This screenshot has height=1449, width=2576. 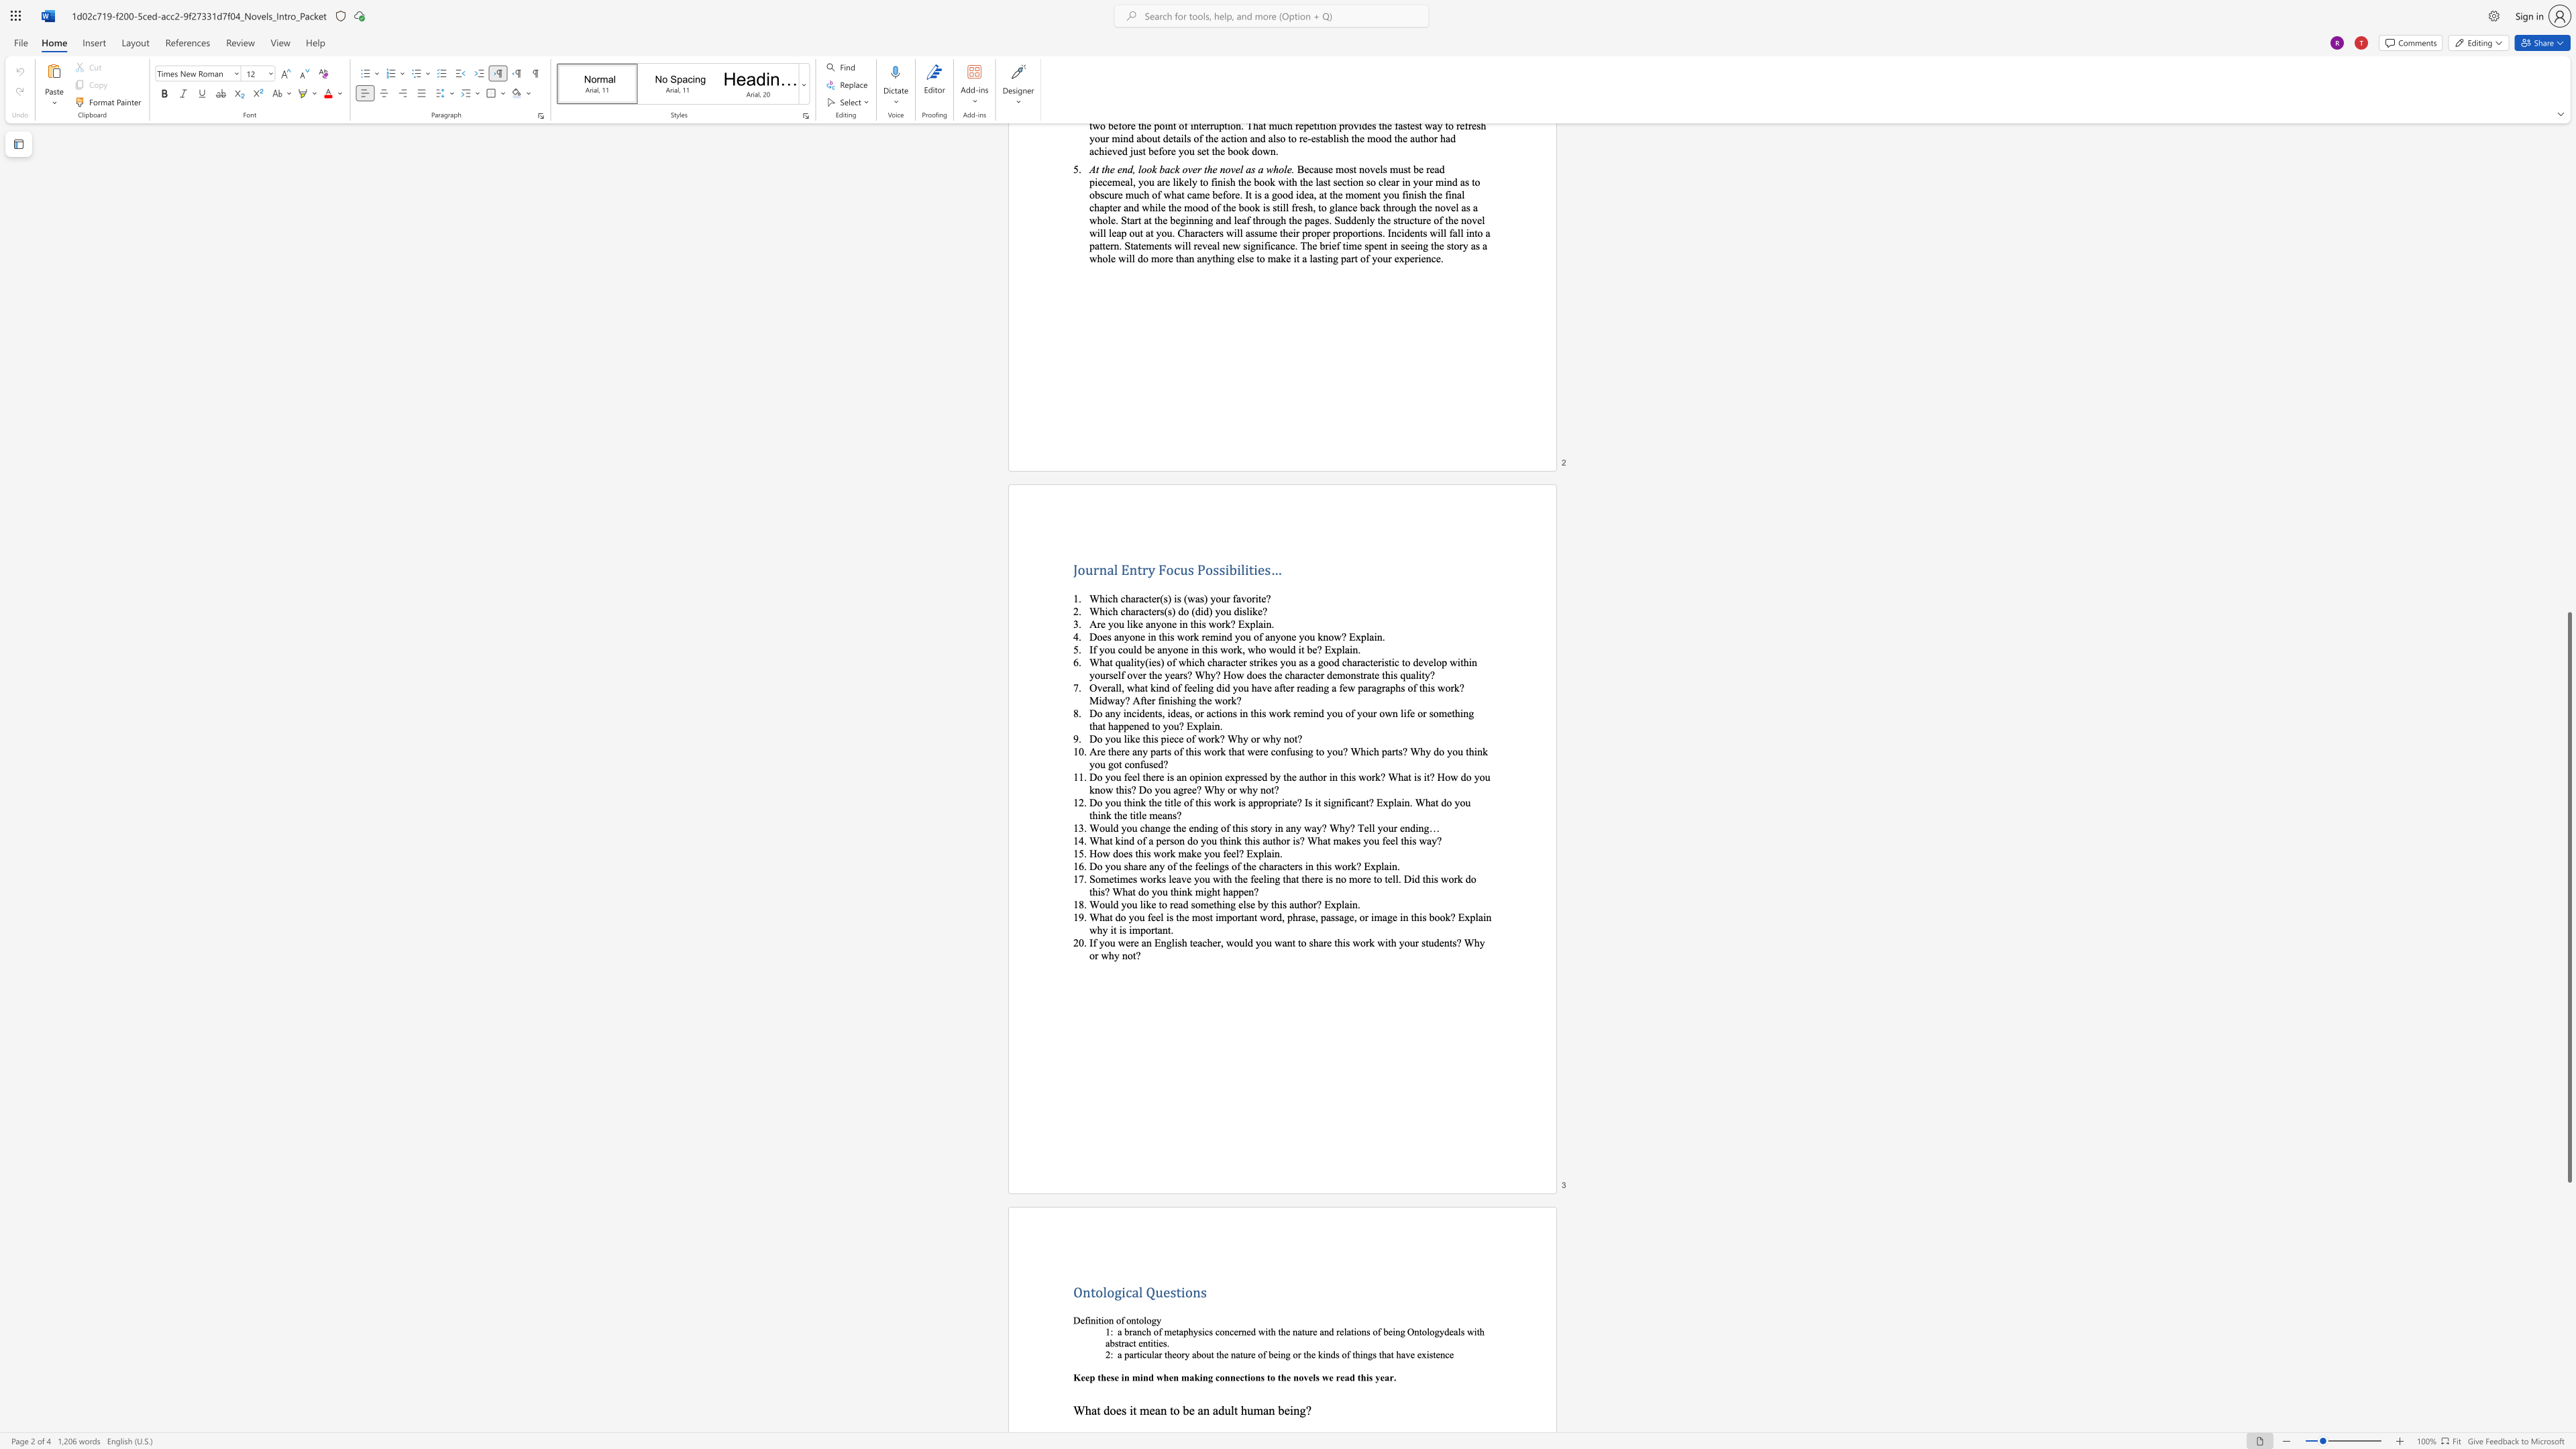 I want to click on the scrollbar on the side, so click(x=2568, y=186).